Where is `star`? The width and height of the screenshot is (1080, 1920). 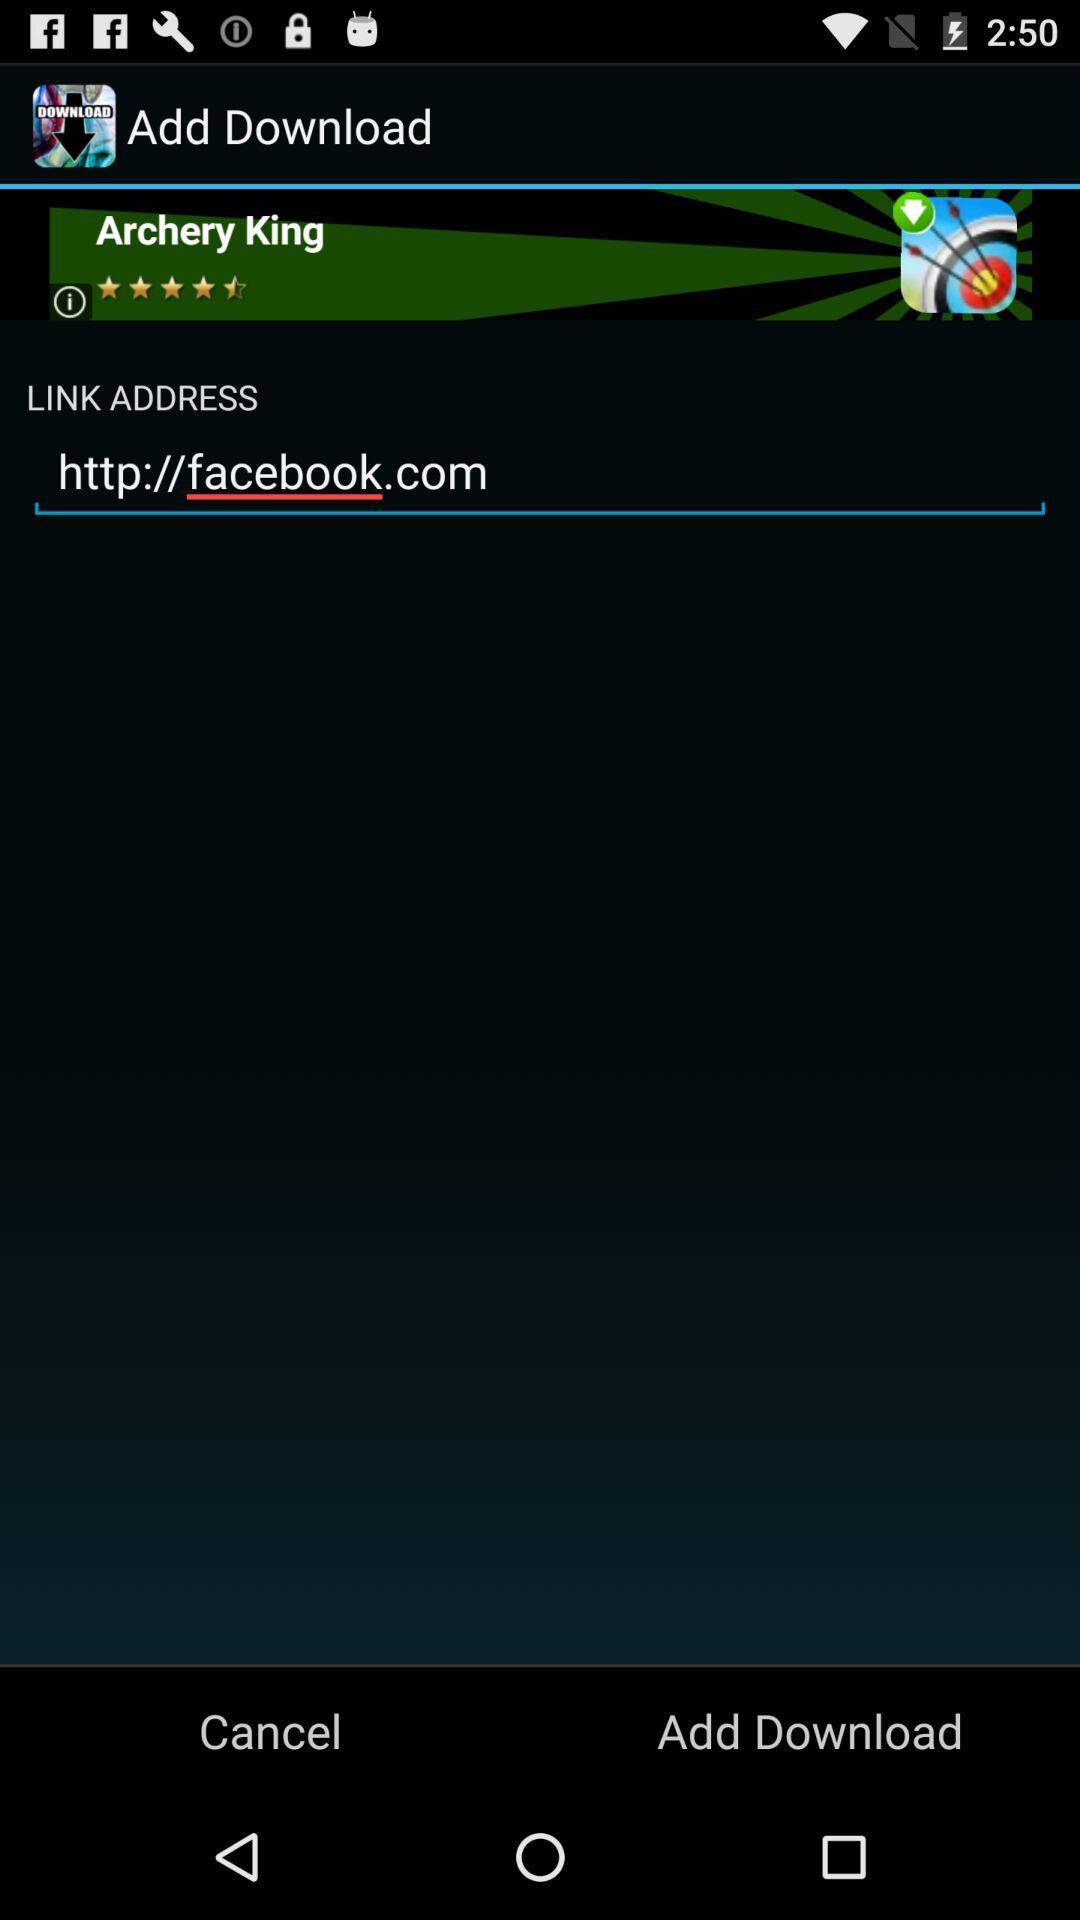
star is located at coordinates (538, 253).